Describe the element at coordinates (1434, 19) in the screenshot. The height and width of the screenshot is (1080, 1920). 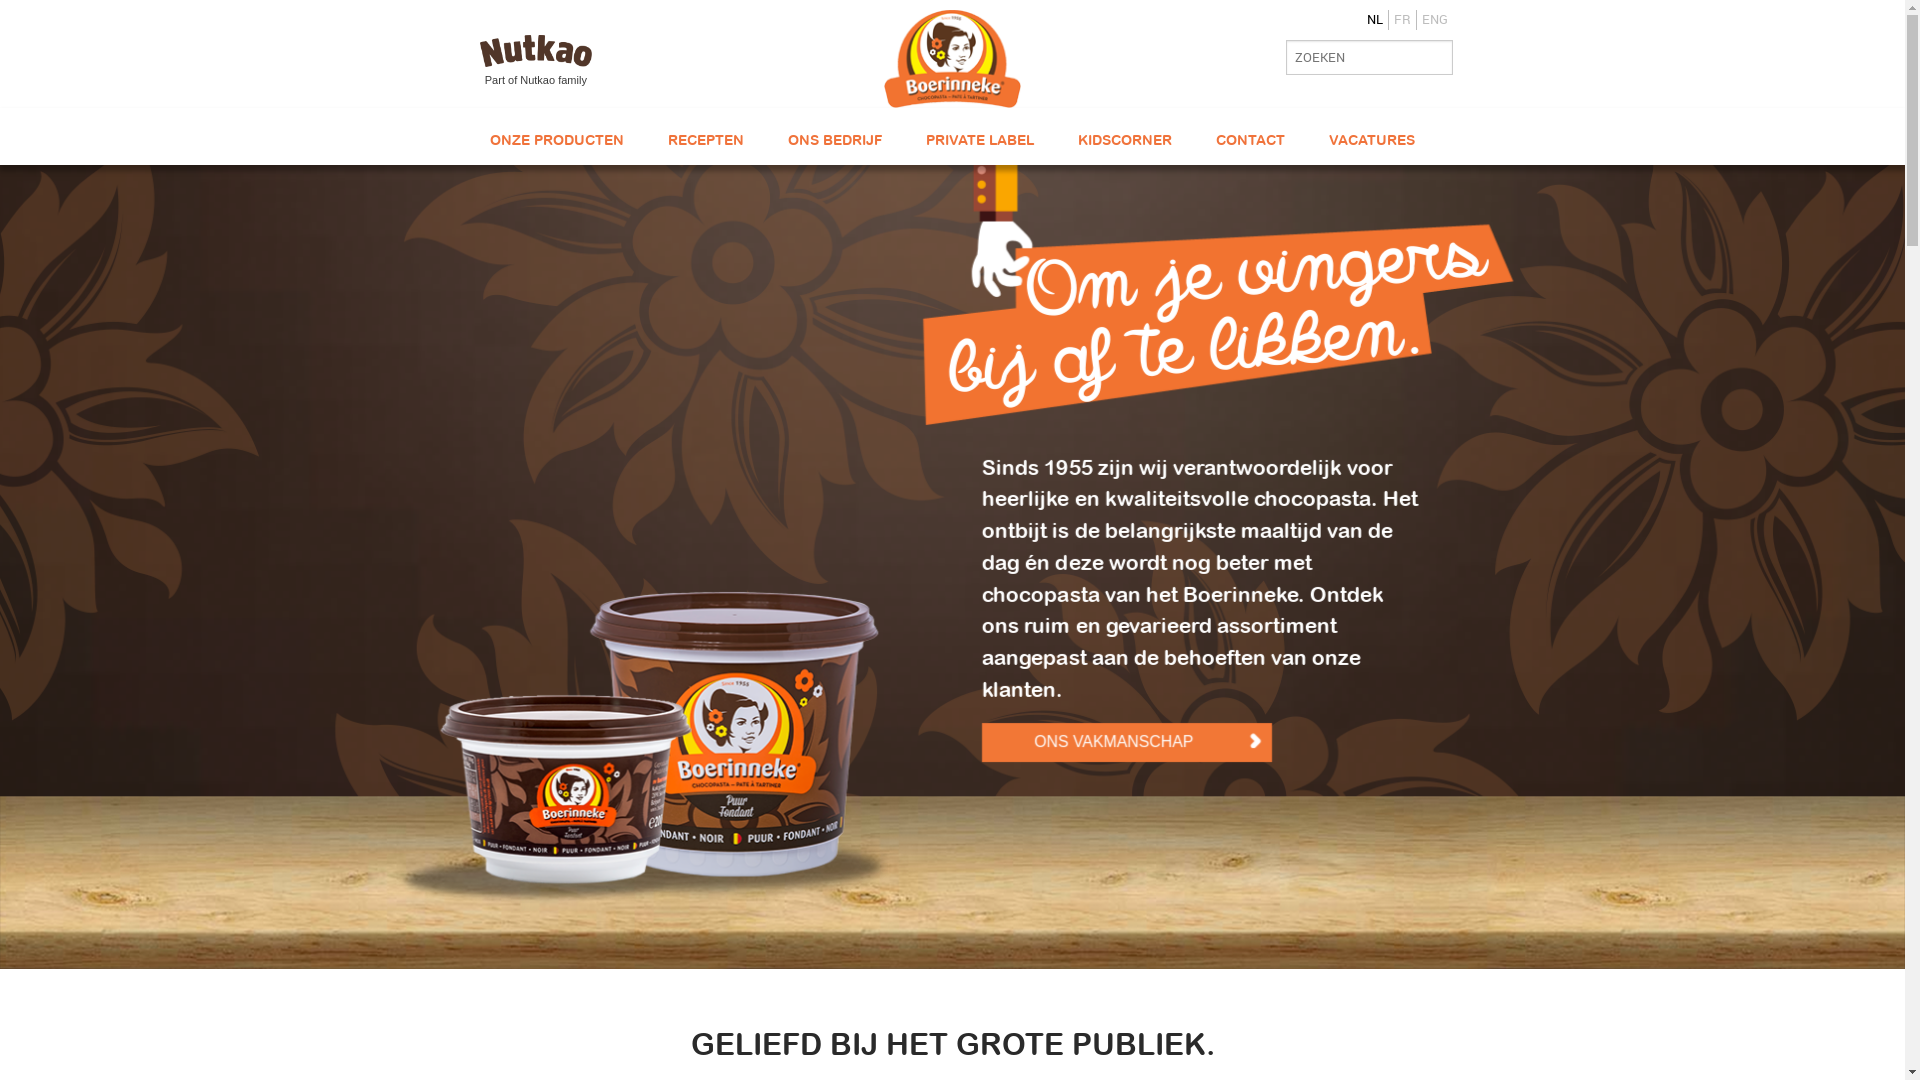
I see `'ENG'` at that location.